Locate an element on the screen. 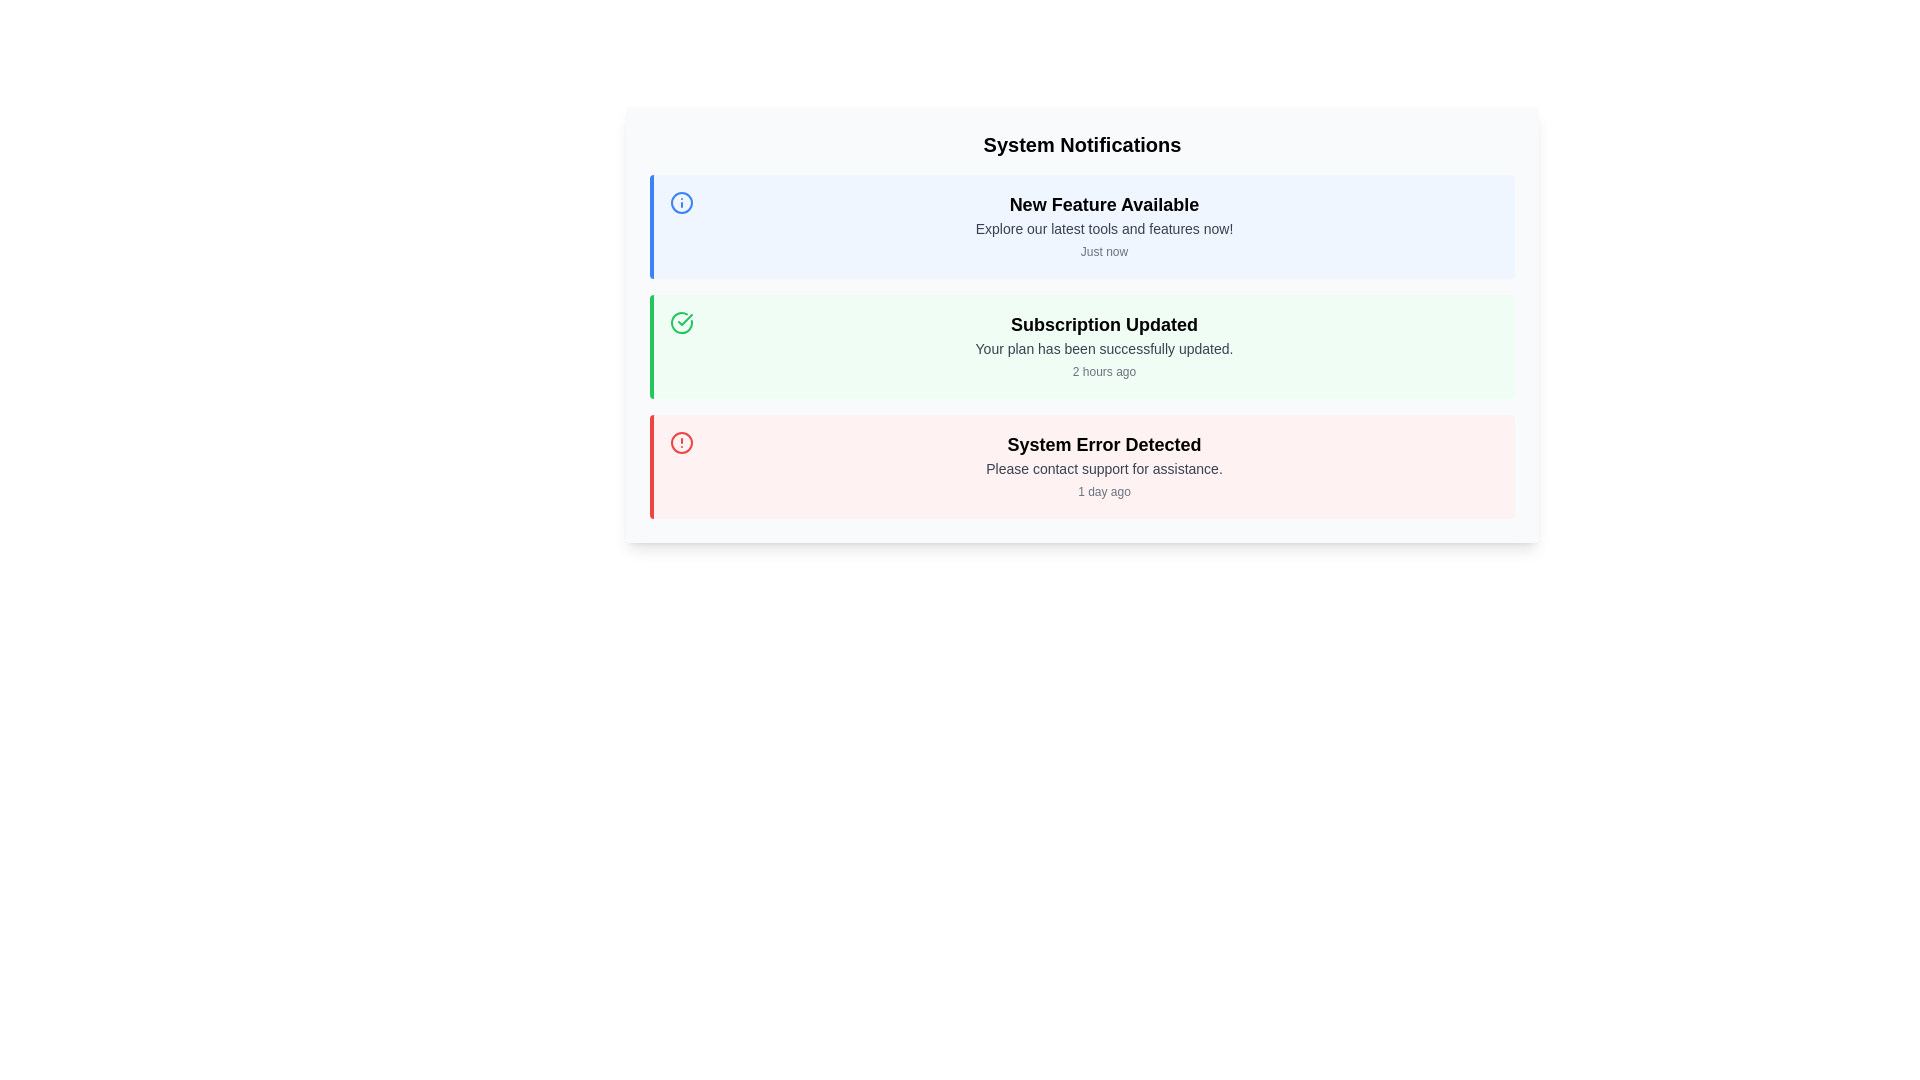  the outer circular boundary of the blue 'info' icon located at the top of the system notification list, to the left of the 'New Feature Available' notification is located at coordinates (681, 203).